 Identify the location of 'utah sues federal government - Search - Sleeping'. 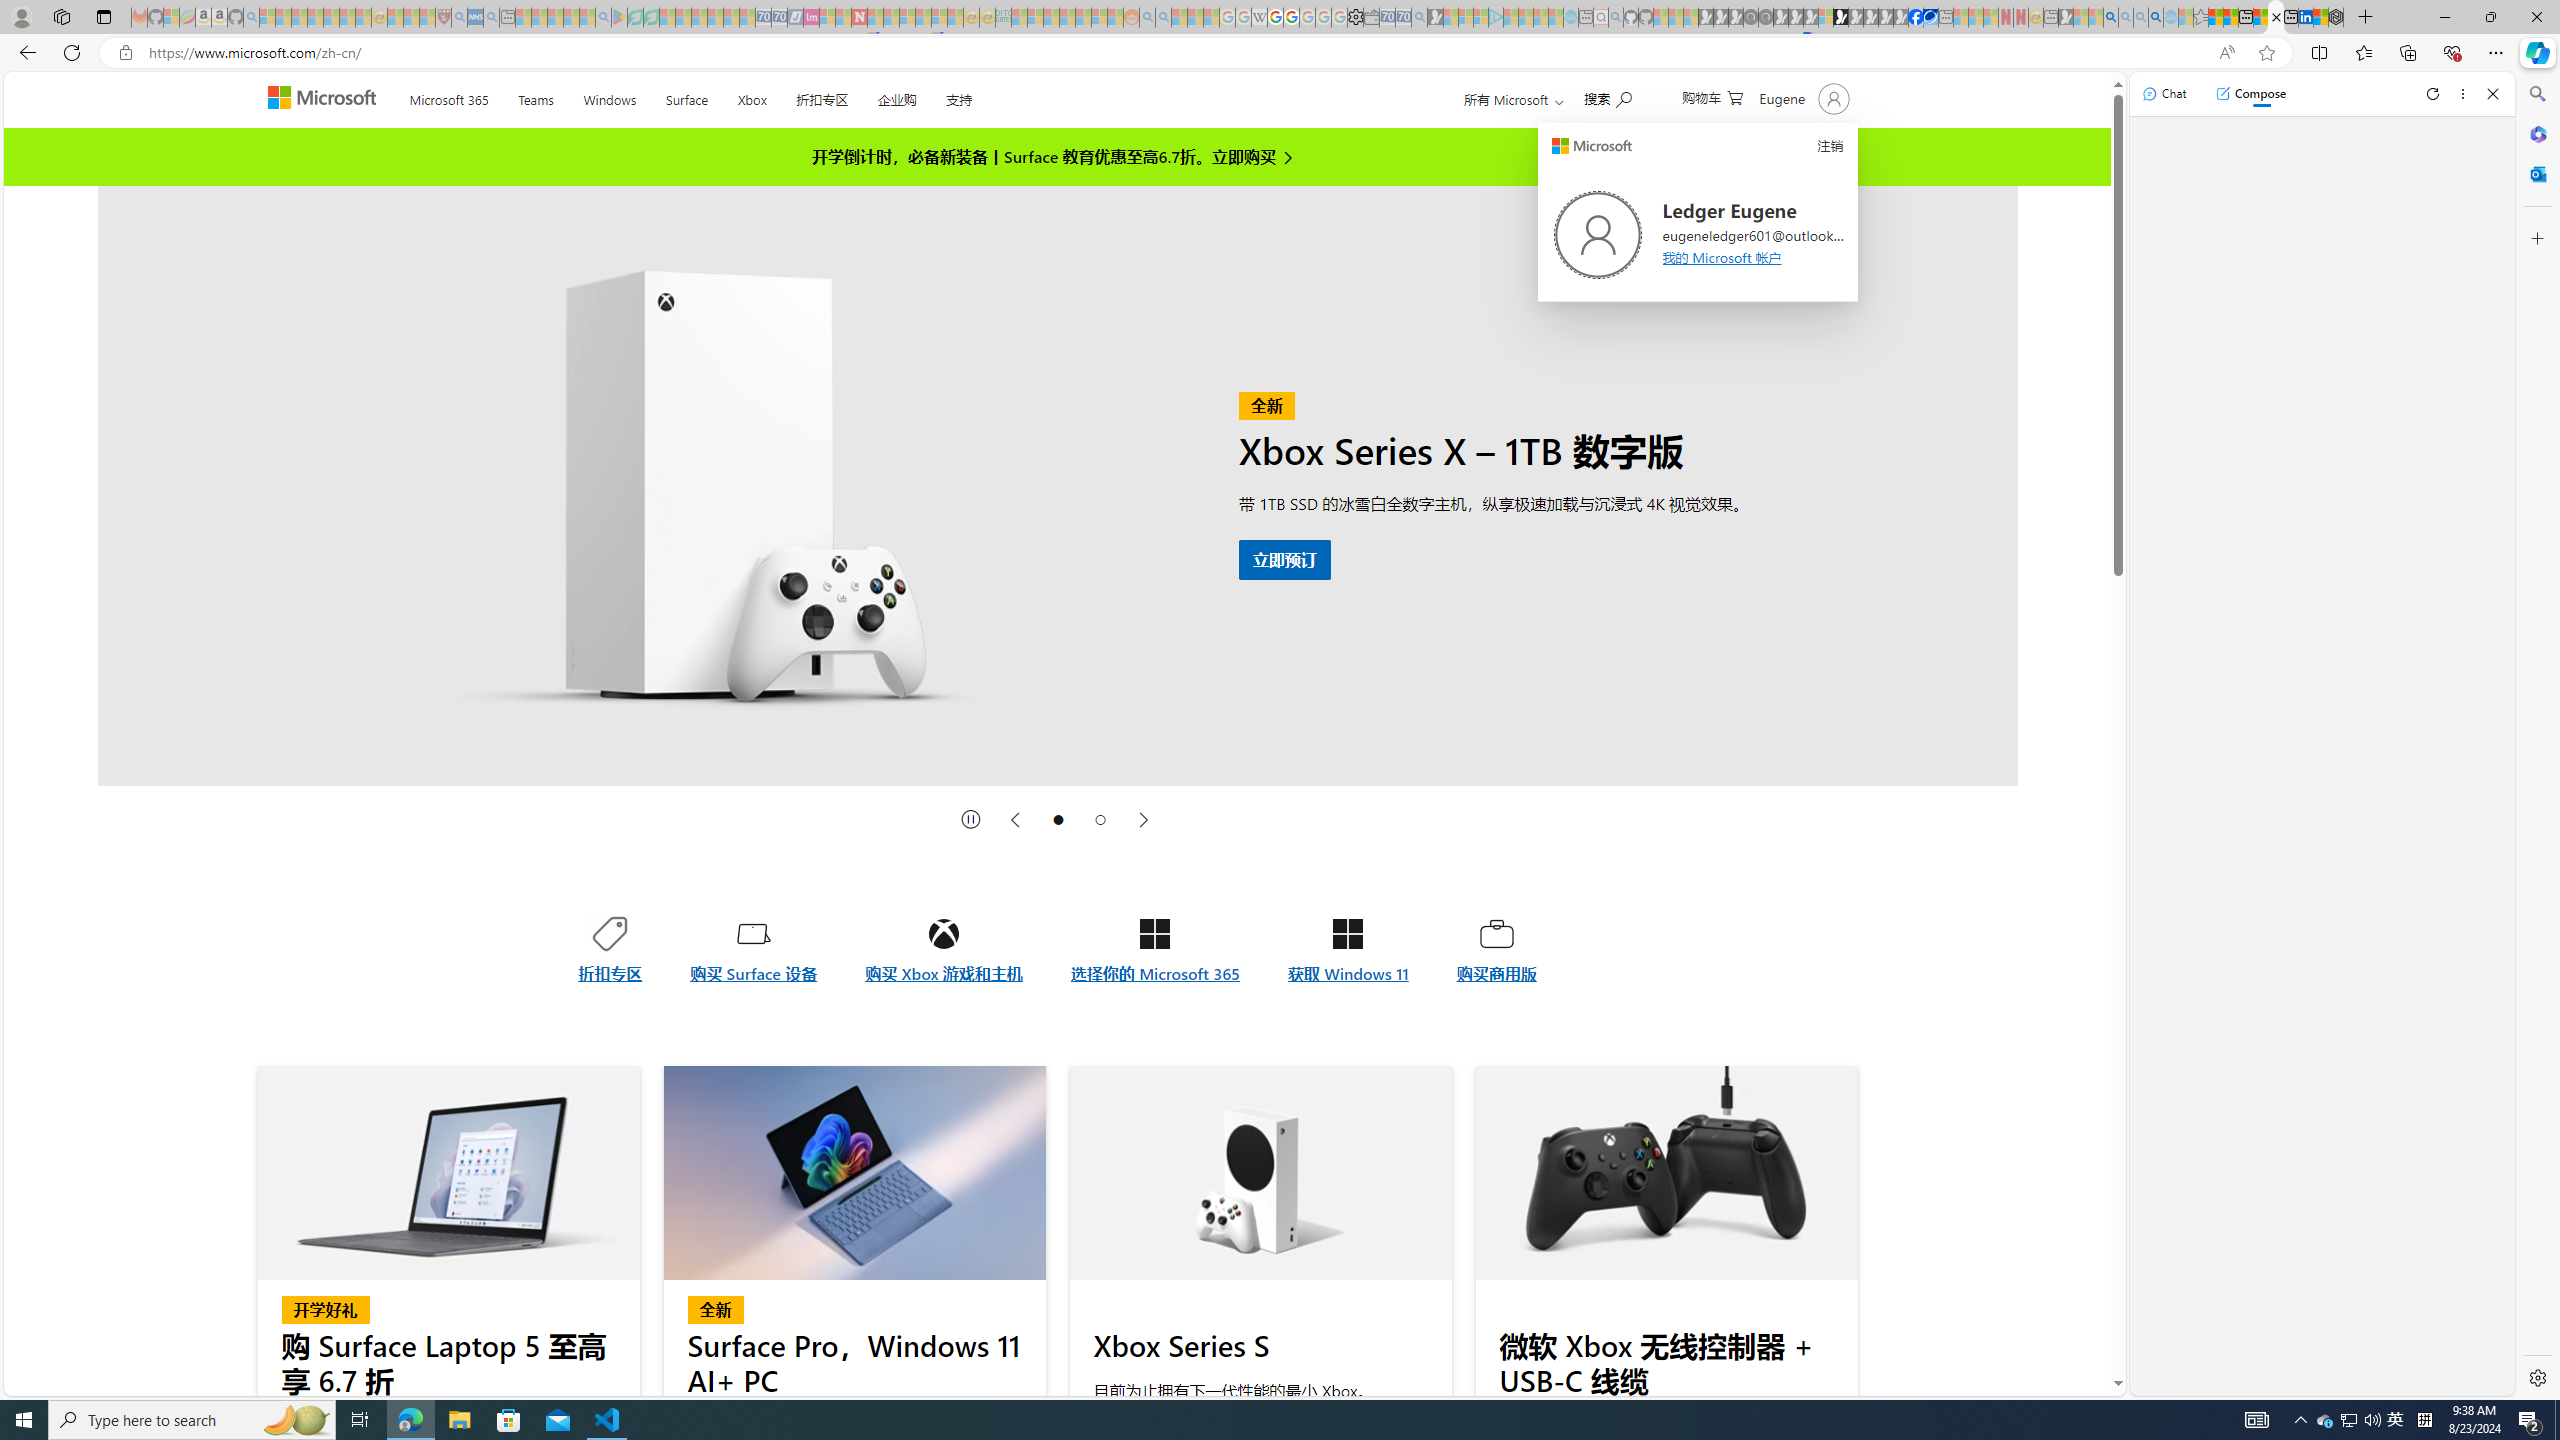
(490, 16).